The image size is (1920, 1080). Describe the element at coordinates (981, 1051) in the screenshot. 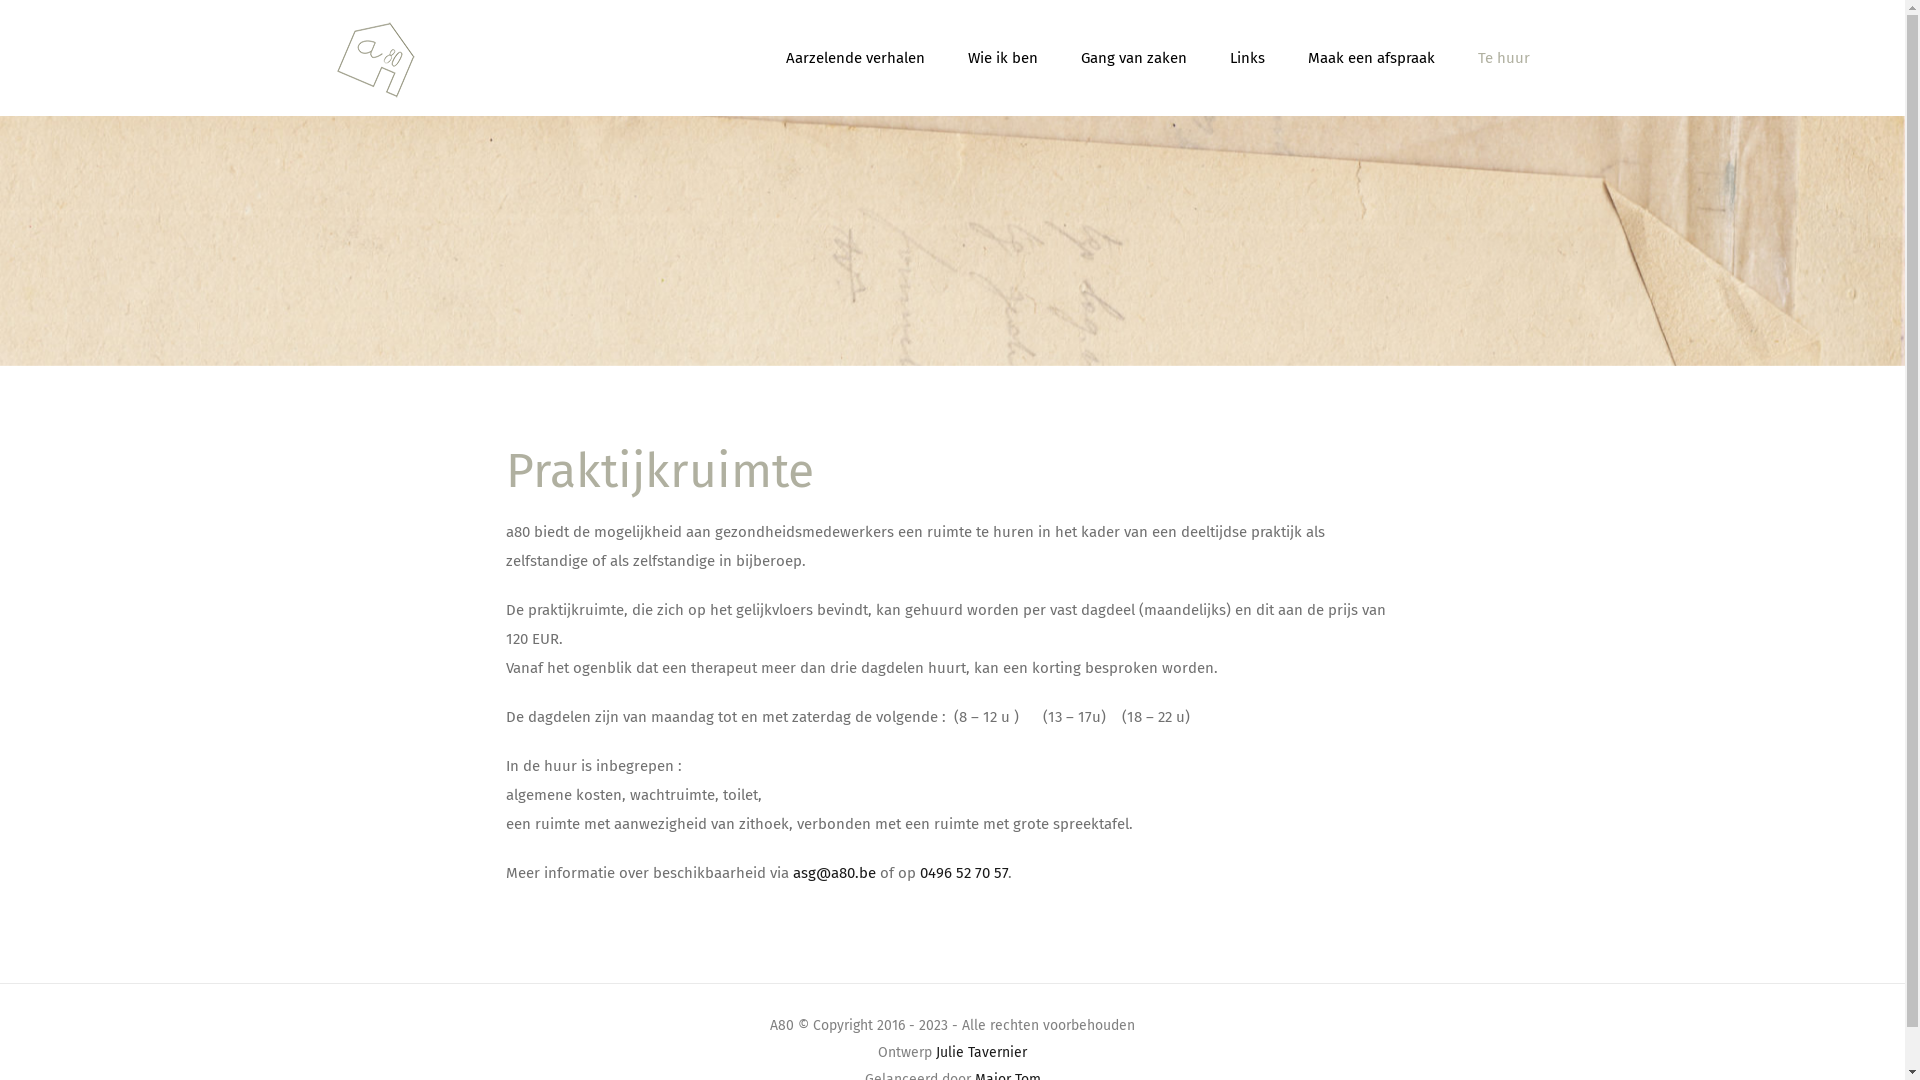

I see `'Julie Tavernier'` at that location.